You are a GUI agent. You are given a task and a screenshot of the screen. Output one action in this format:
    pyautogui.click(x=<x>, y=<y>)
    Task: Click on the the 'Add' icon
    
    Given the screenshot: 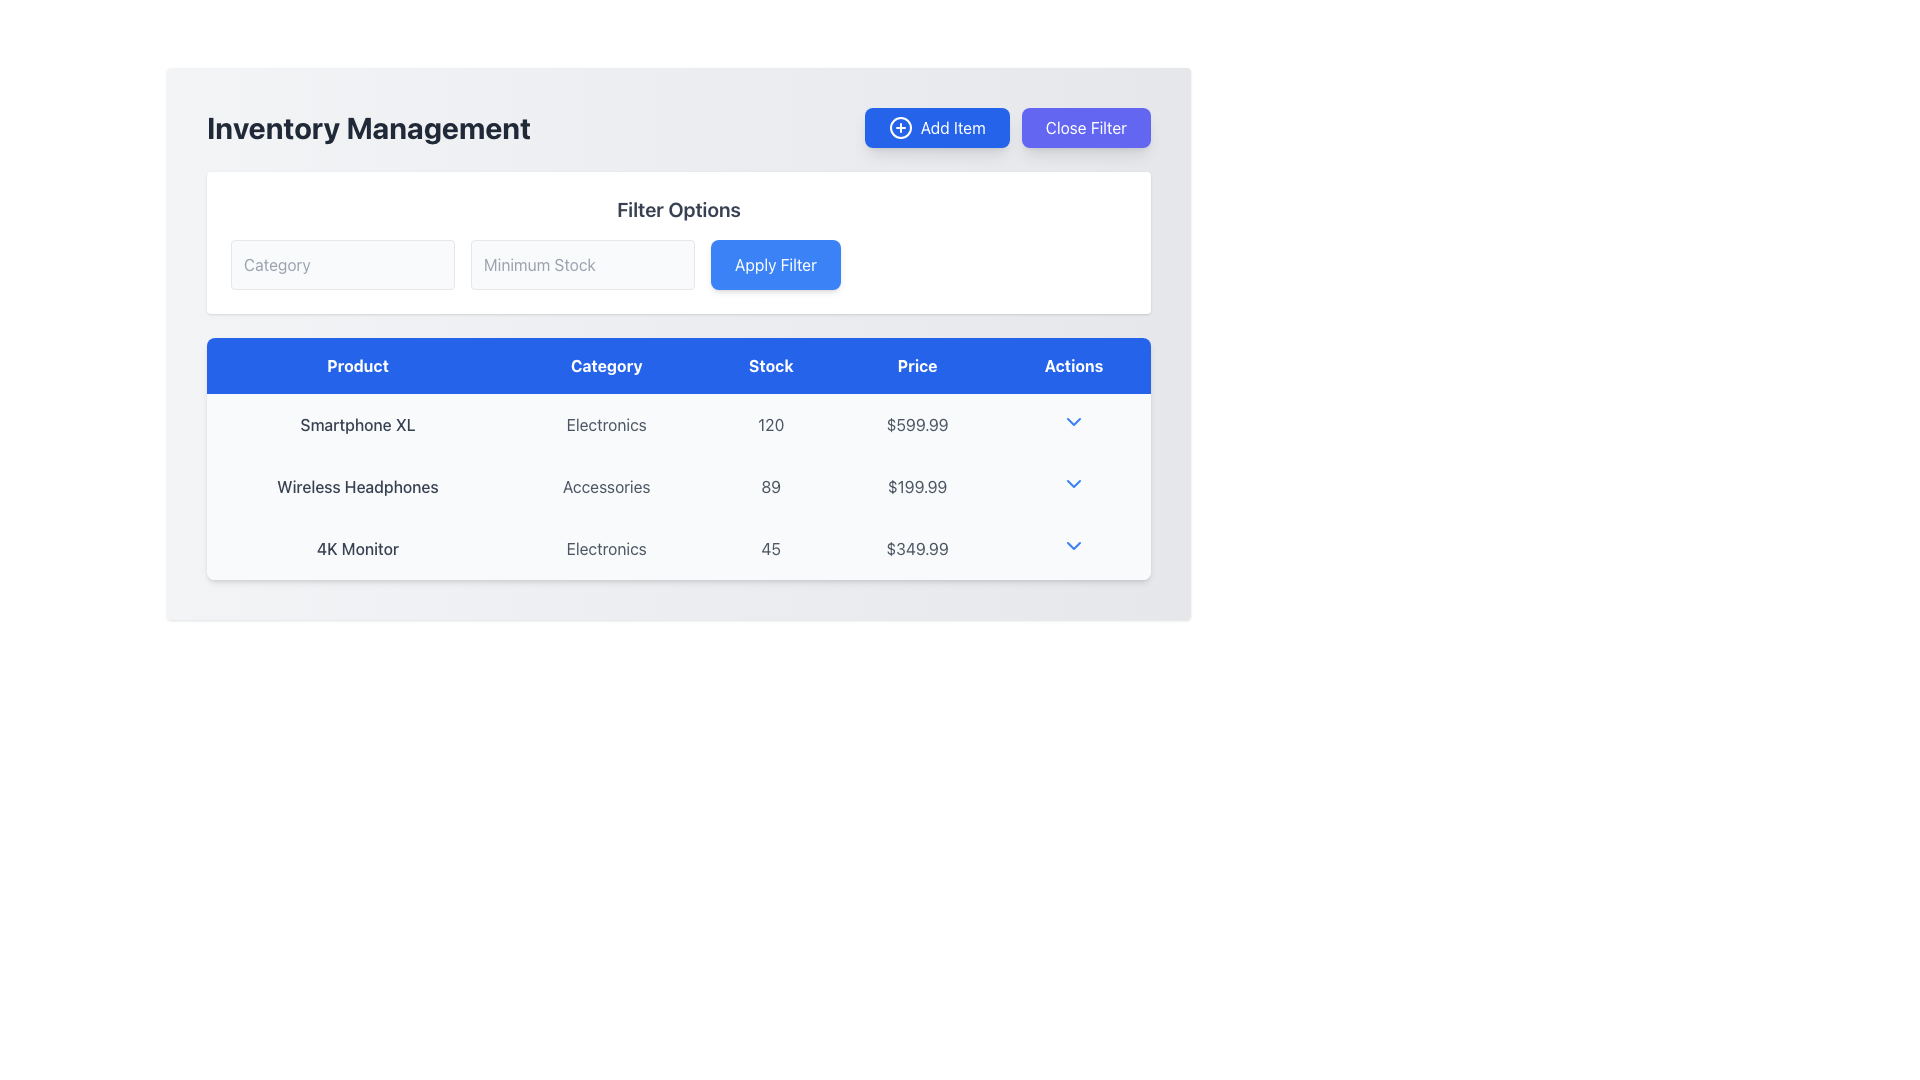 What is the action you would take?
    pyautogui.click(x=899, y=127)
    